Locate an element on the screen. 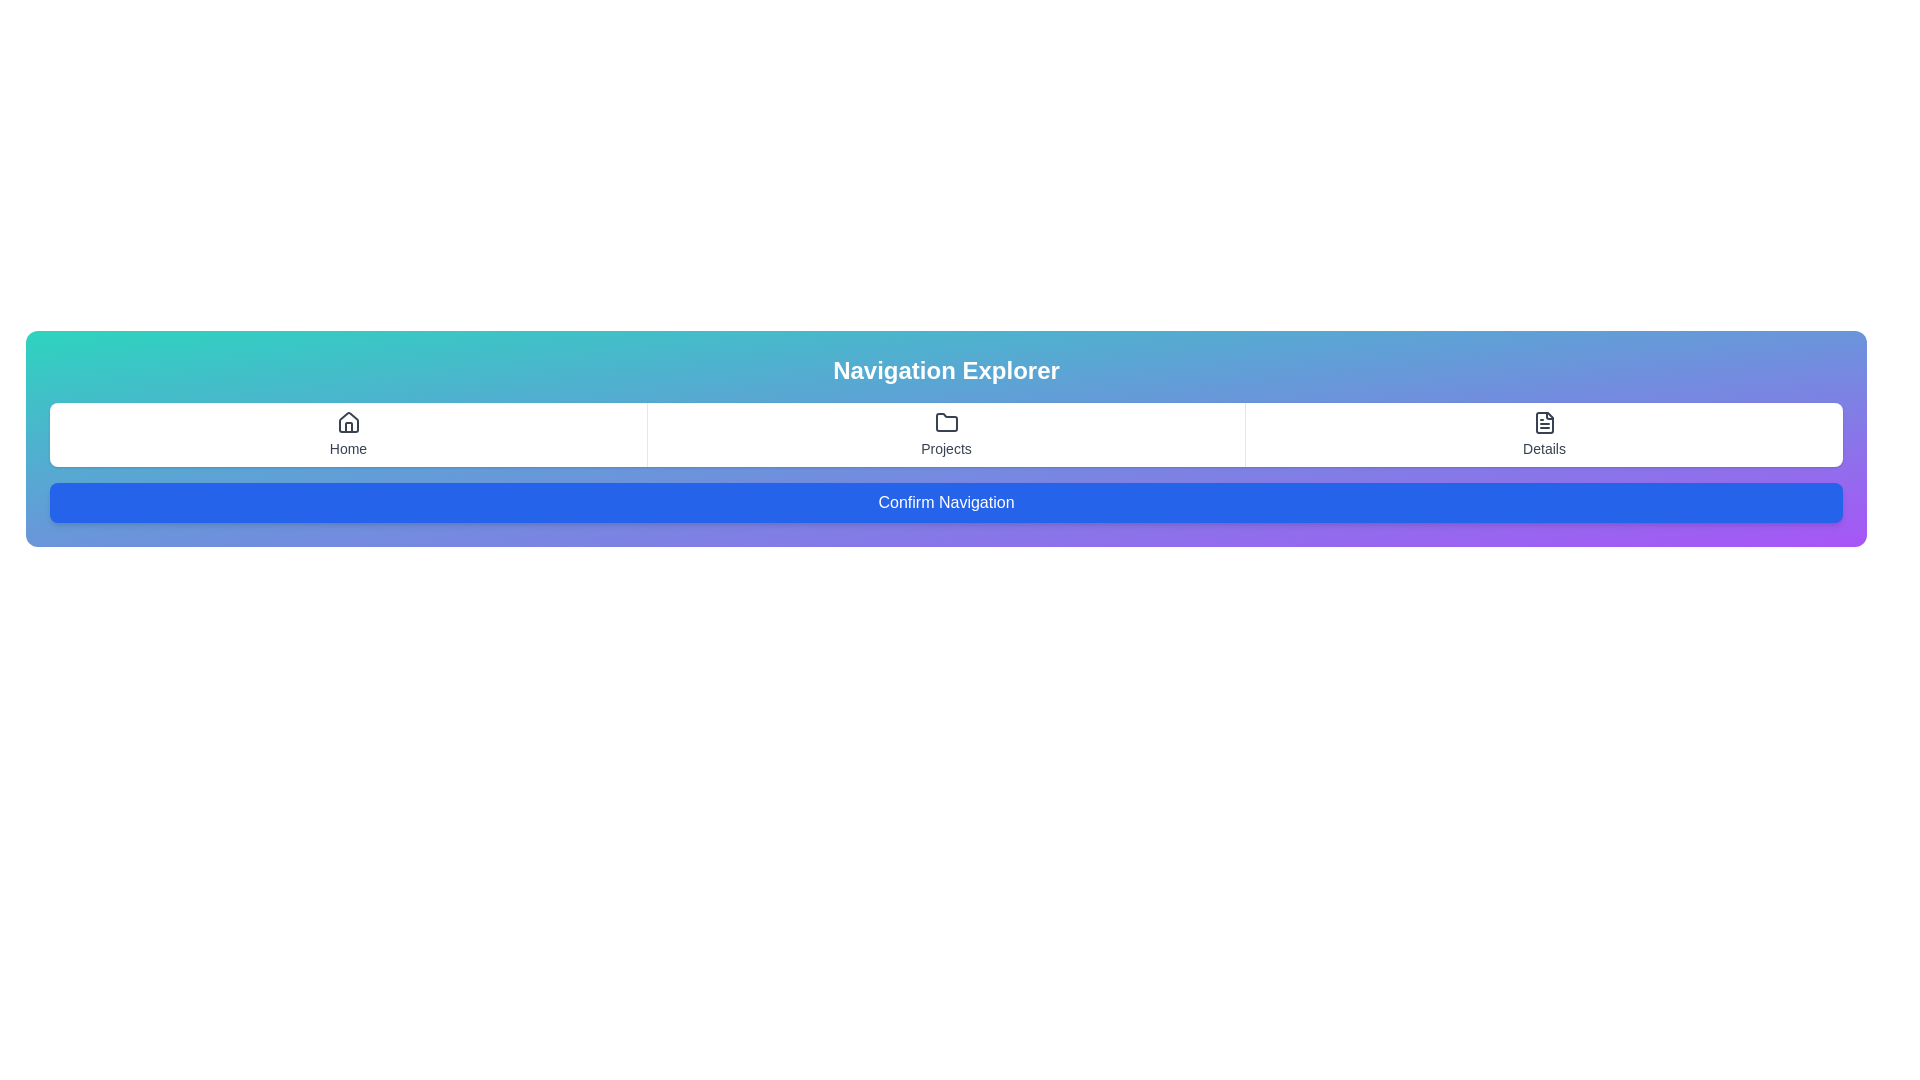 This screenshot has height=1080, width=1920. the clickable navigation link located directly below the house-shaped icon in the navigation menu is located at coordinates (348, 447).